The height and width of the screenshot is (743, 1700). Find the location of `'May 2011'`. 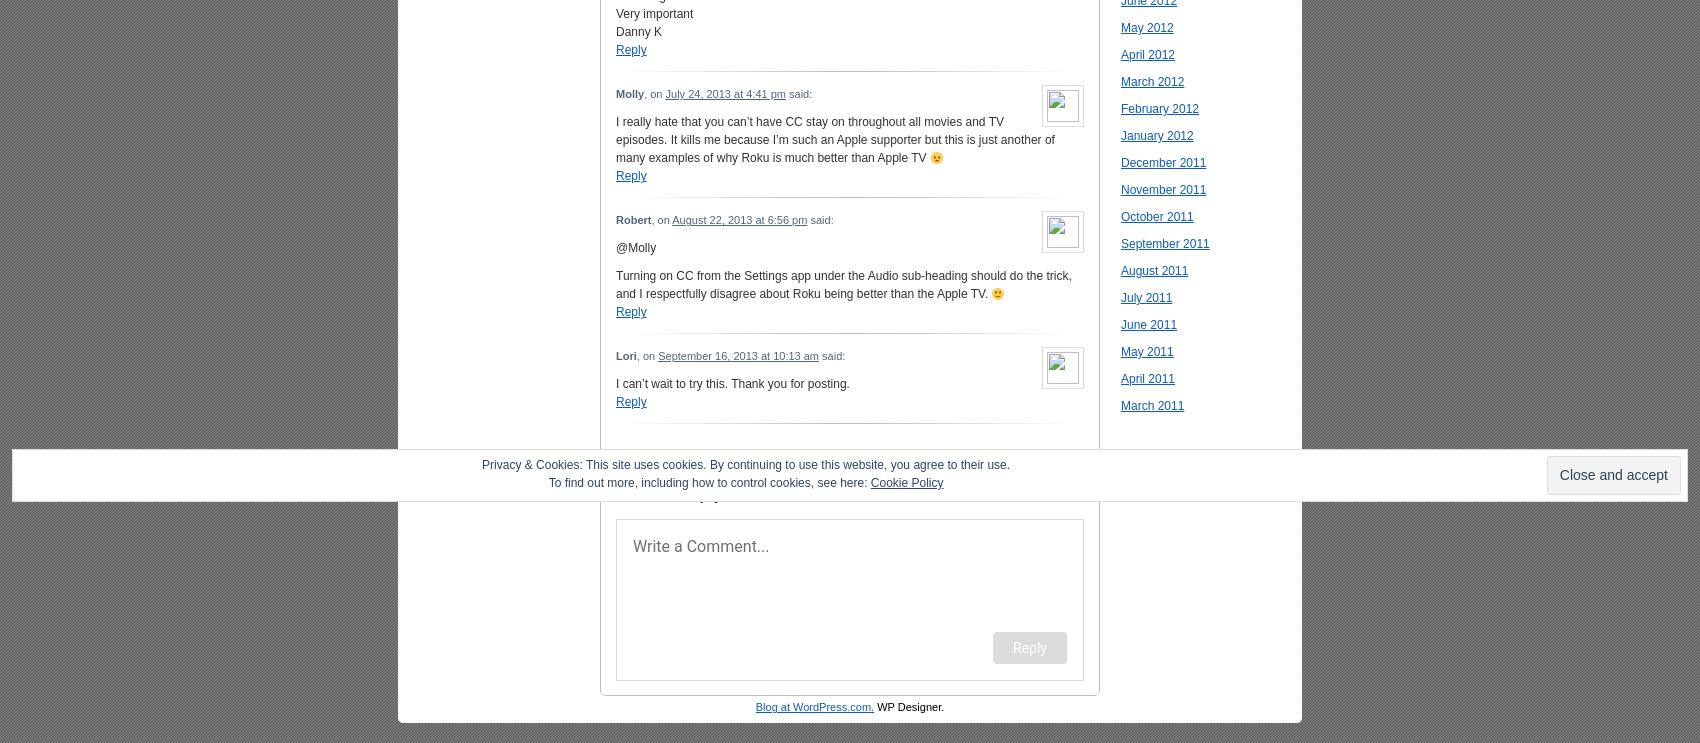

'May 2011' is located at coordinates (1146, 352).